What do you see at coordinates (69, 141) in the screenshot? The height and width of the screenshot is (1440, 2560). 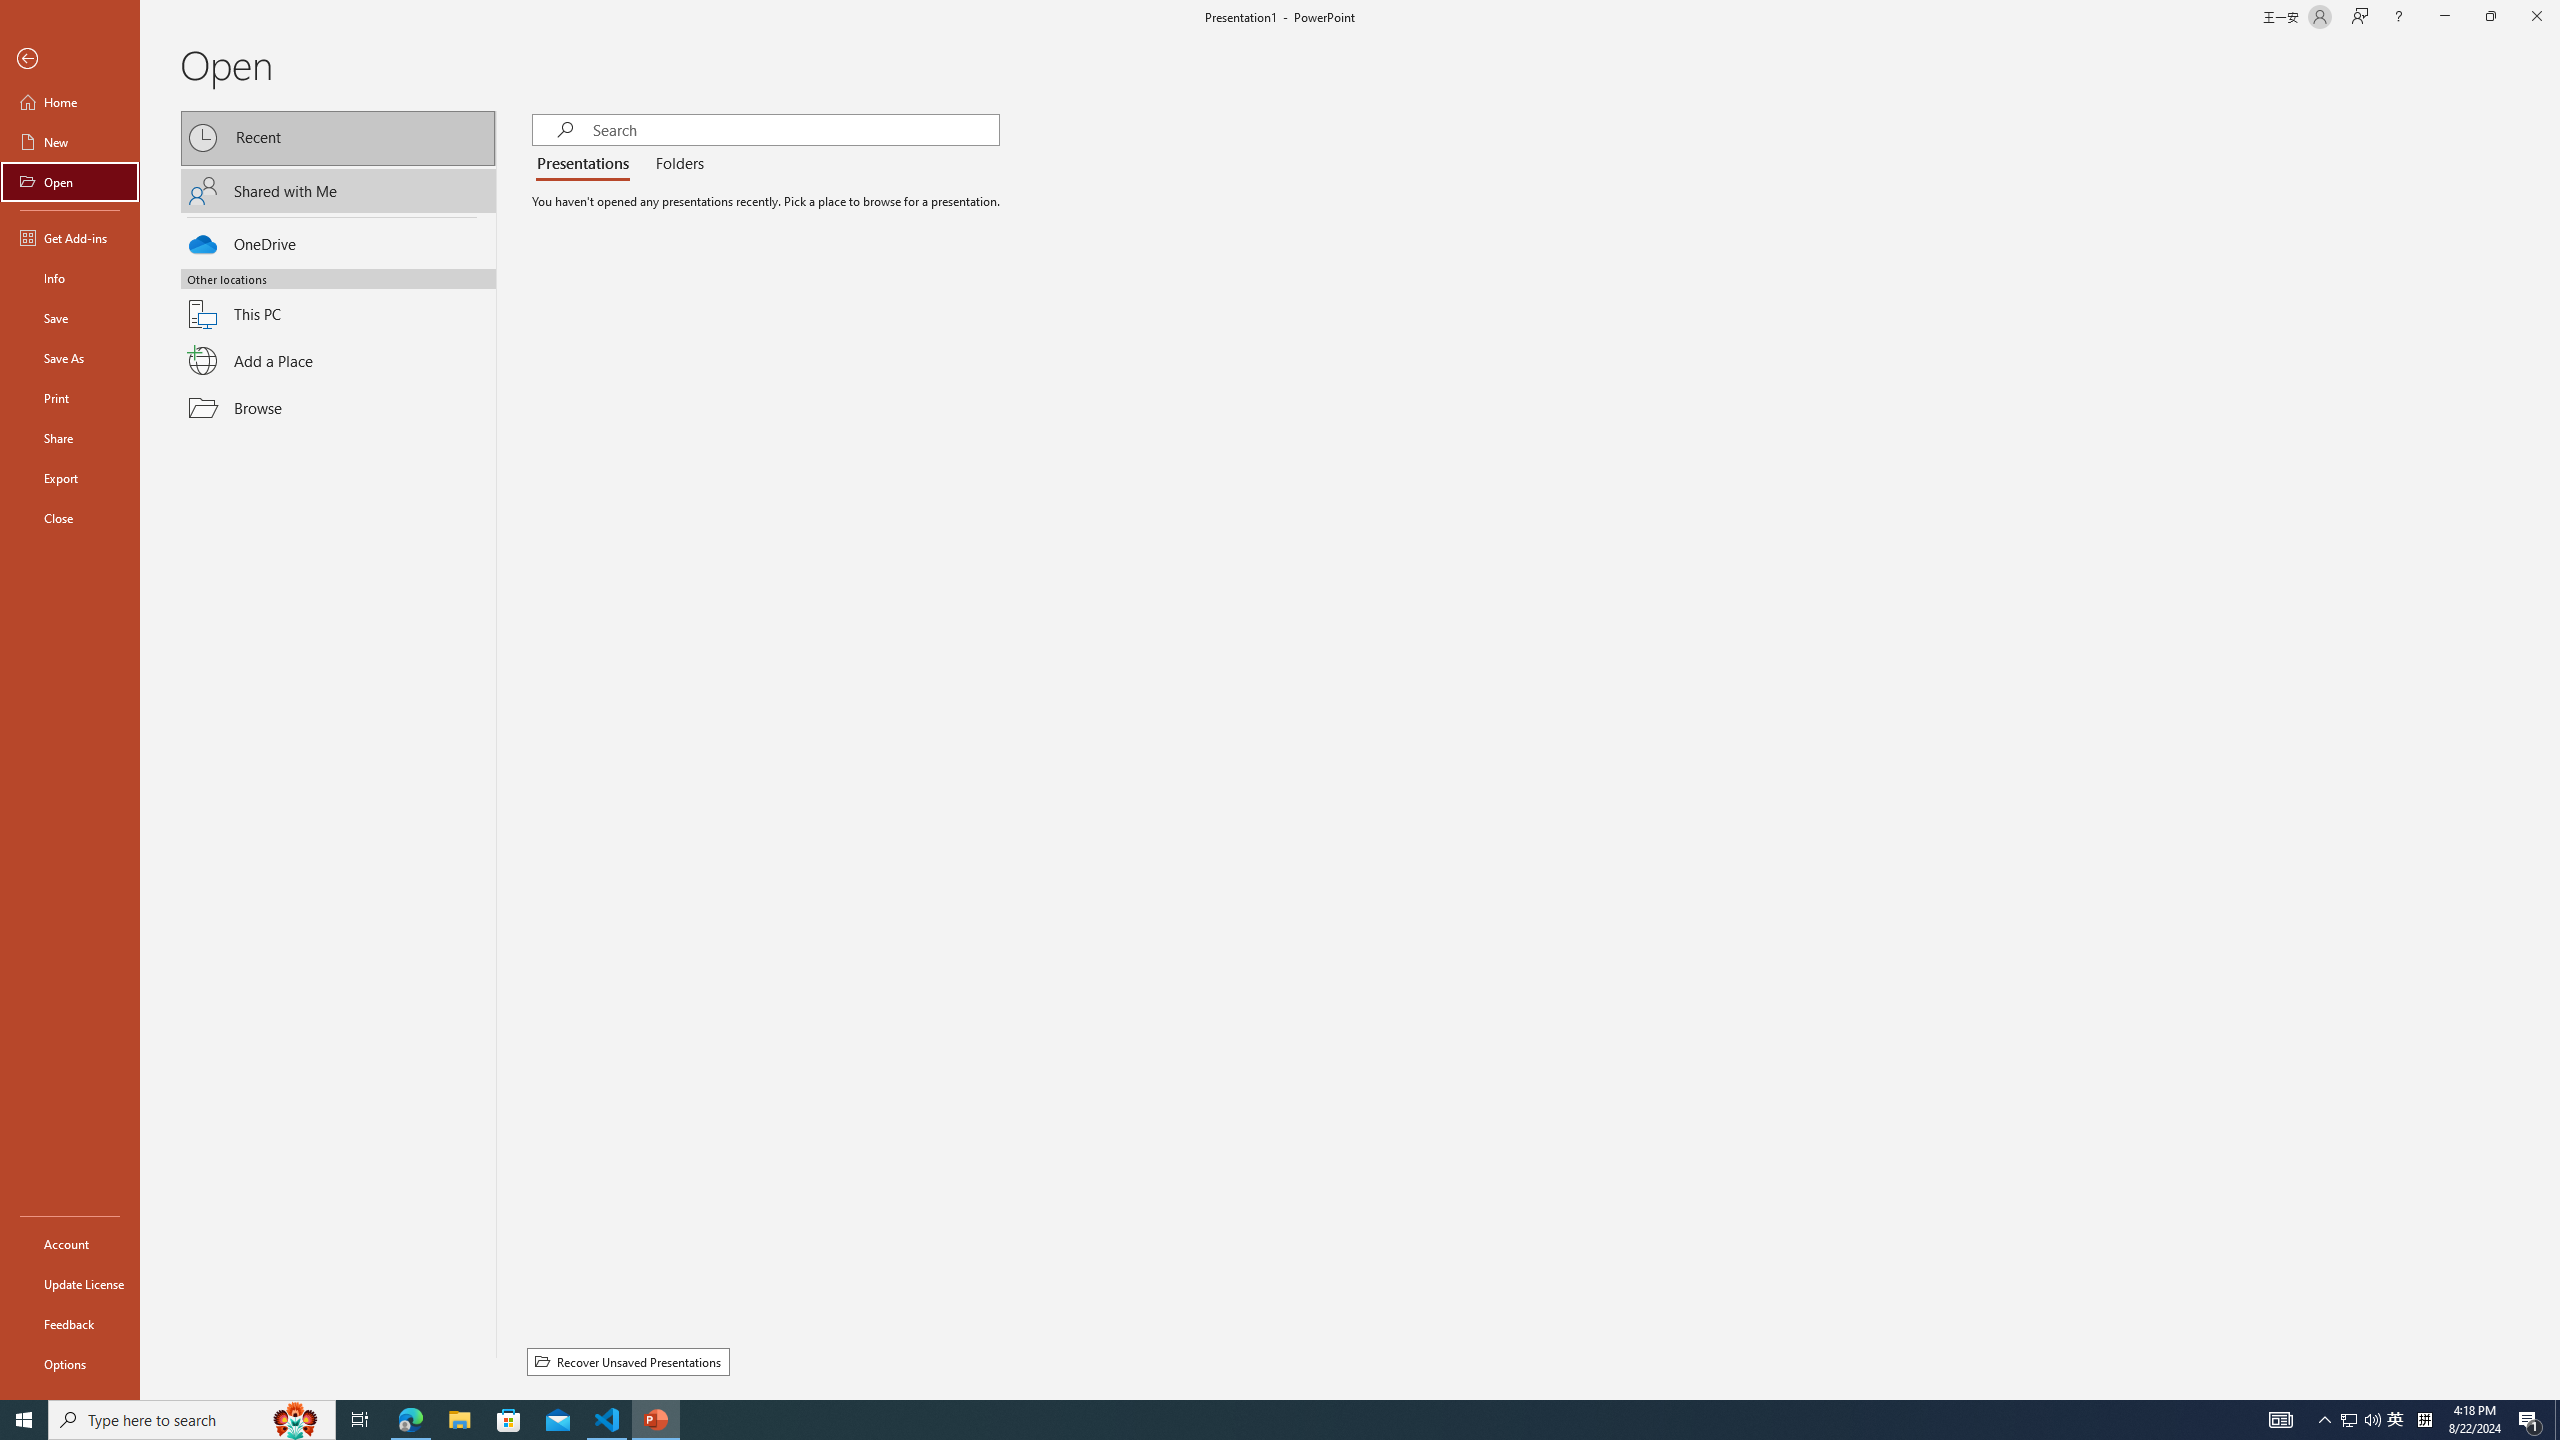 I see `'New'` at bounding box center [69, 141].